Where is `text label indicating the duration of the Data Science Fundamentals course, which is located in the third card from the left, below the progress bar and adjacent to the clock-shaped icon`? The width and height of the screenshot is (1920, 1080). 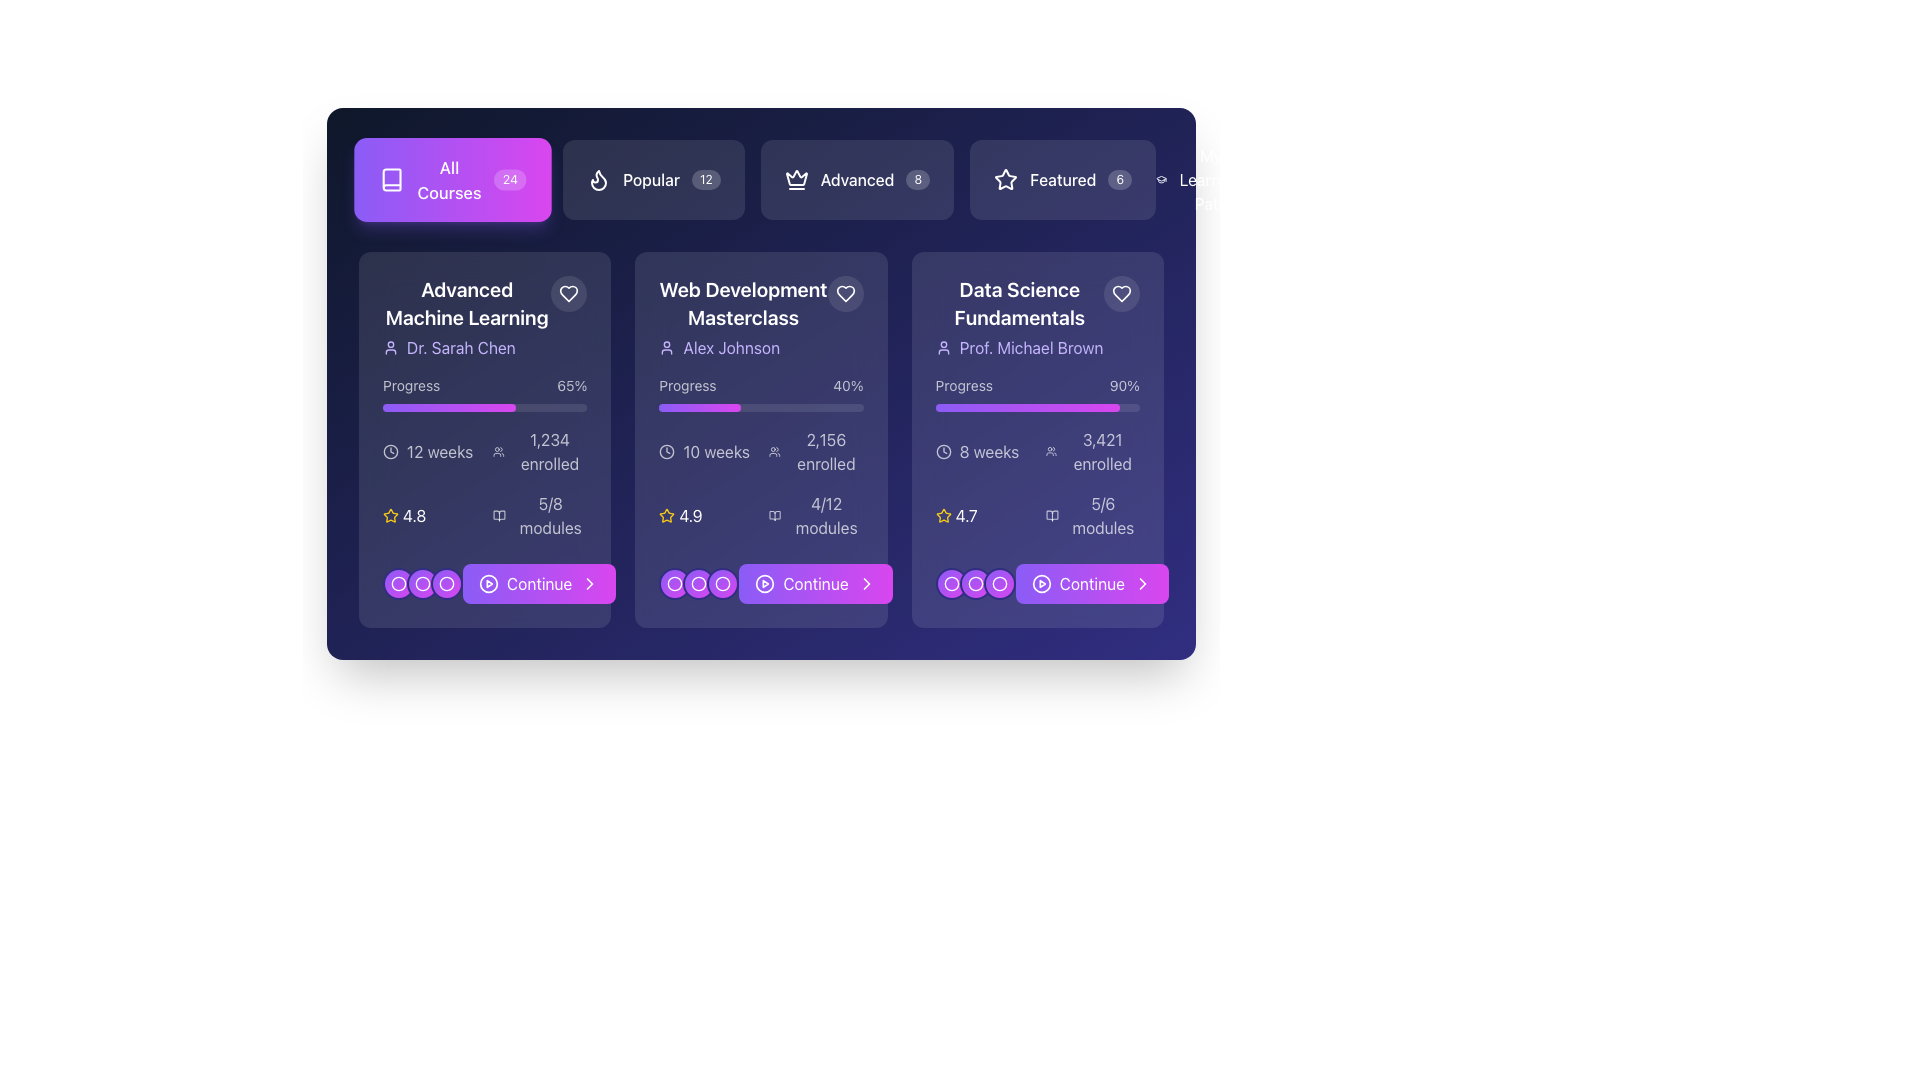 text label indicating the duration of the Data Science Fundamentals course, which is located in the third card from the left, below the progress bar and adjacent to the clock-shaped icon is located at coordinates (989, 451).